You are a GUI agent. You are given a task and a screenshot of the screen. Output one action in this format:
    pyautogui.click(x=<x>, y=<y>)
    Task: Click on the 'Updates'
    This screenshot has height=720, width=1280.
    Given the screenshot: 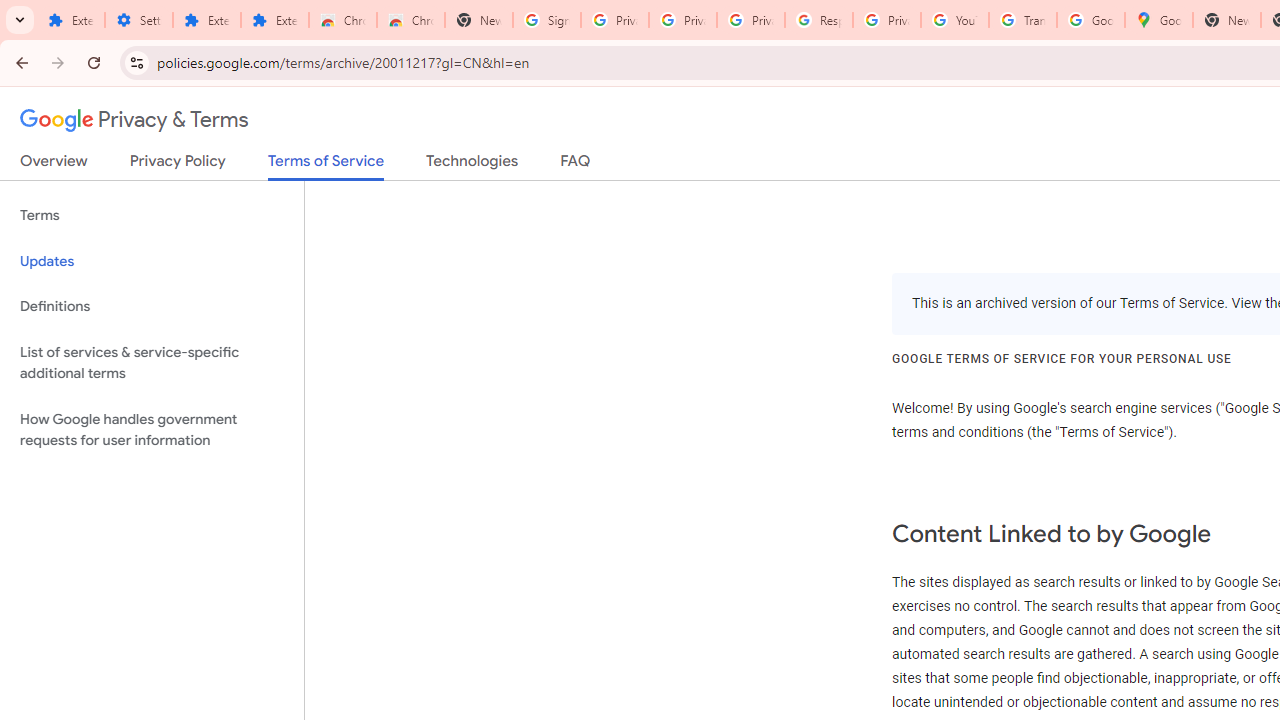 What is the action you would take?
    pyautogui.click(x=151, y=260)
    